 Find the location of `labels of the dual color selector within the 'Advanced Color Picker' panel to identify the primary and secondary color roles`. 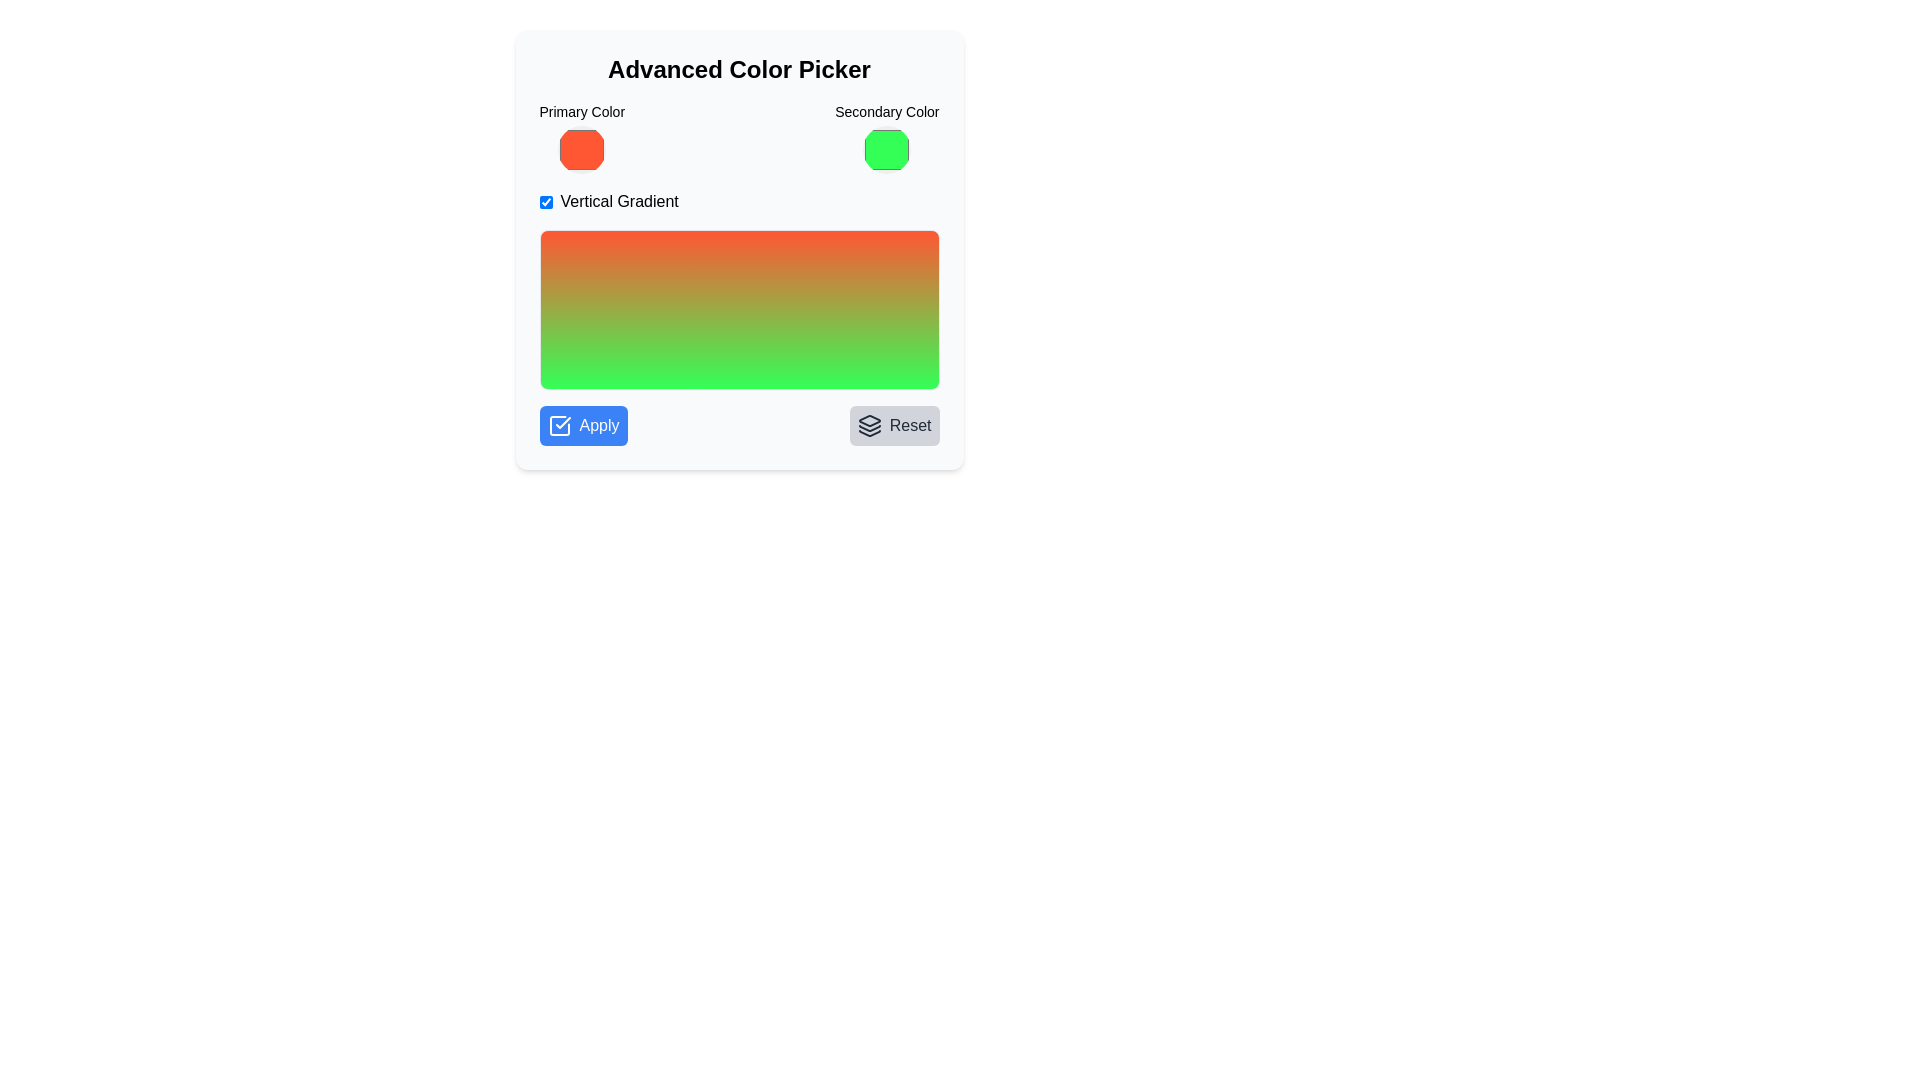

labels of the dual color selector within the 'Advanced Color Picker' panel to identify the primary and secondary color roles is located at coordinates (738, 137).